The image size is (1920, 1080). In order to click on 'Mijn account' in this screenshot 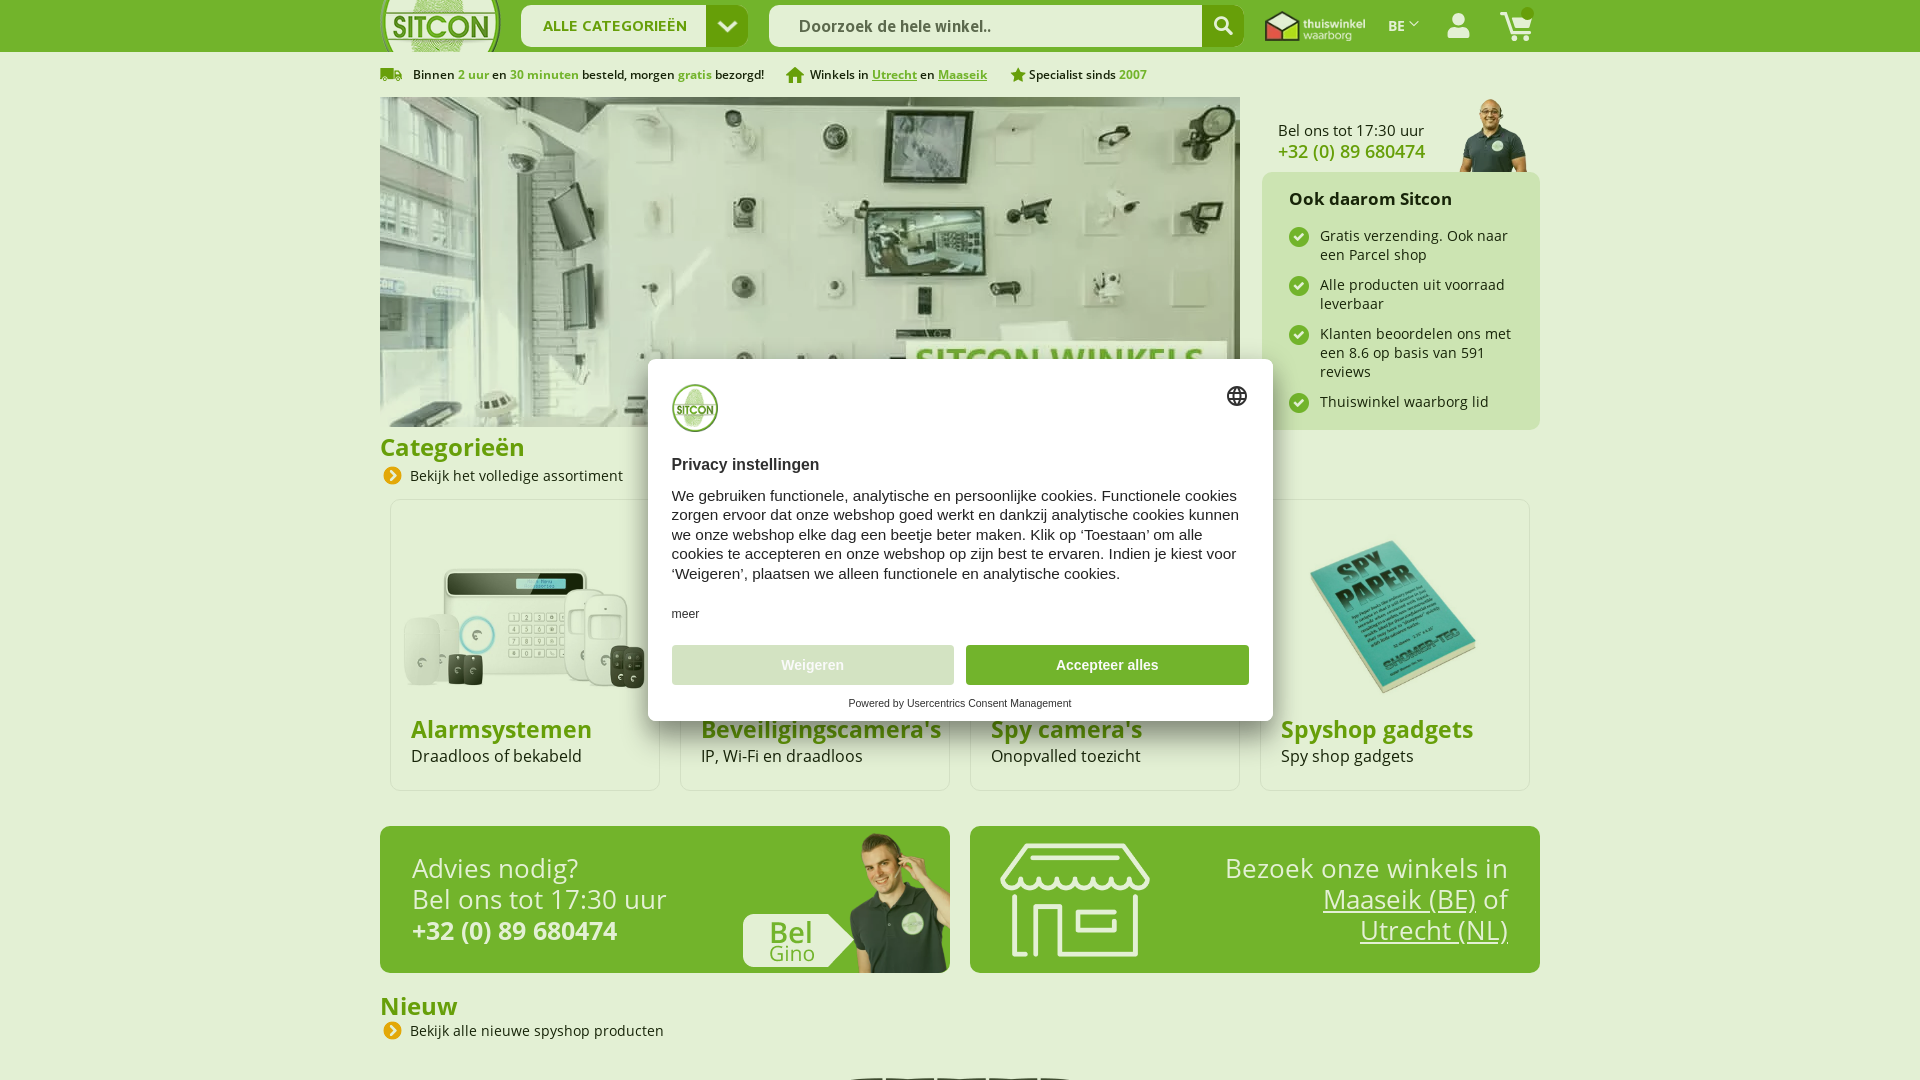, I will do `click(1458, 26)`.